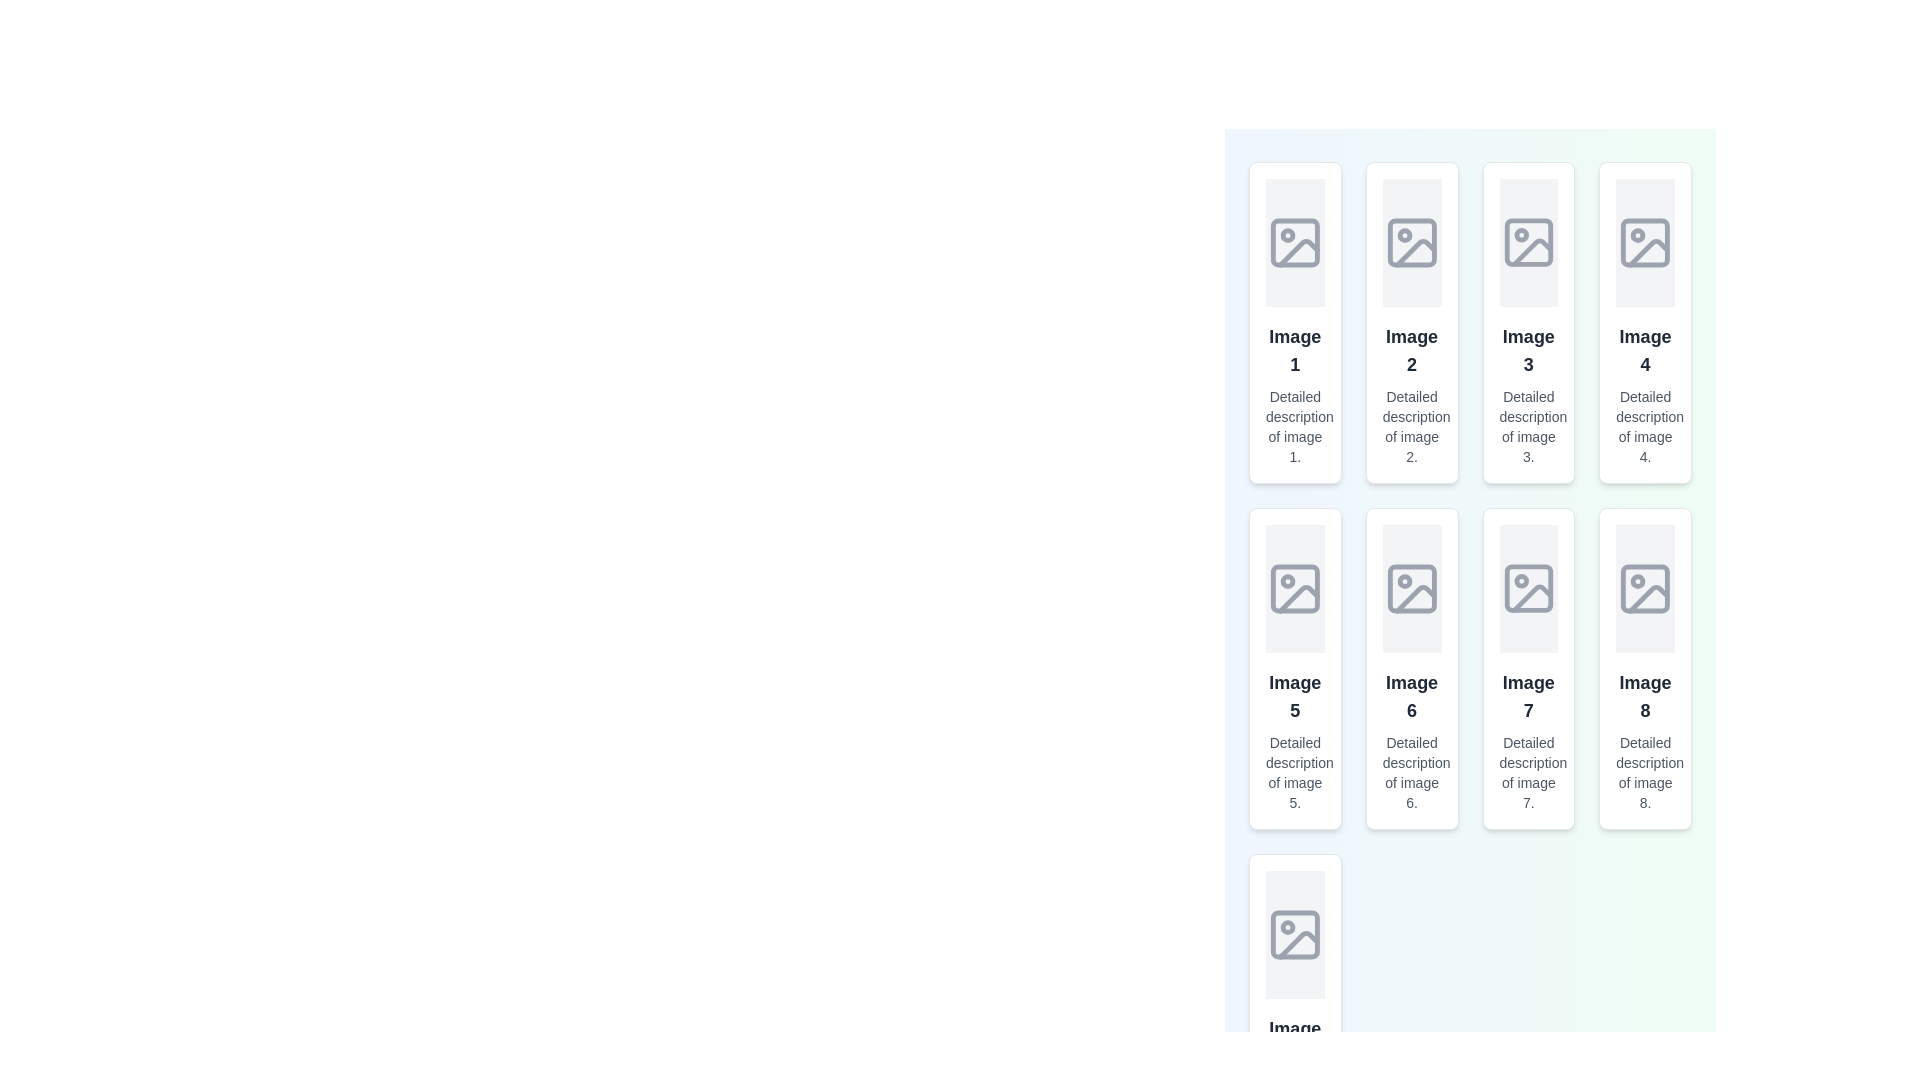 This screenshot has width=1920, height=1080. I want to click on the text label that identifies the card's content related to 'Image 2', which is positioned centrally in the grid layout, specifically the second item in the top row, so click(1411, 350).